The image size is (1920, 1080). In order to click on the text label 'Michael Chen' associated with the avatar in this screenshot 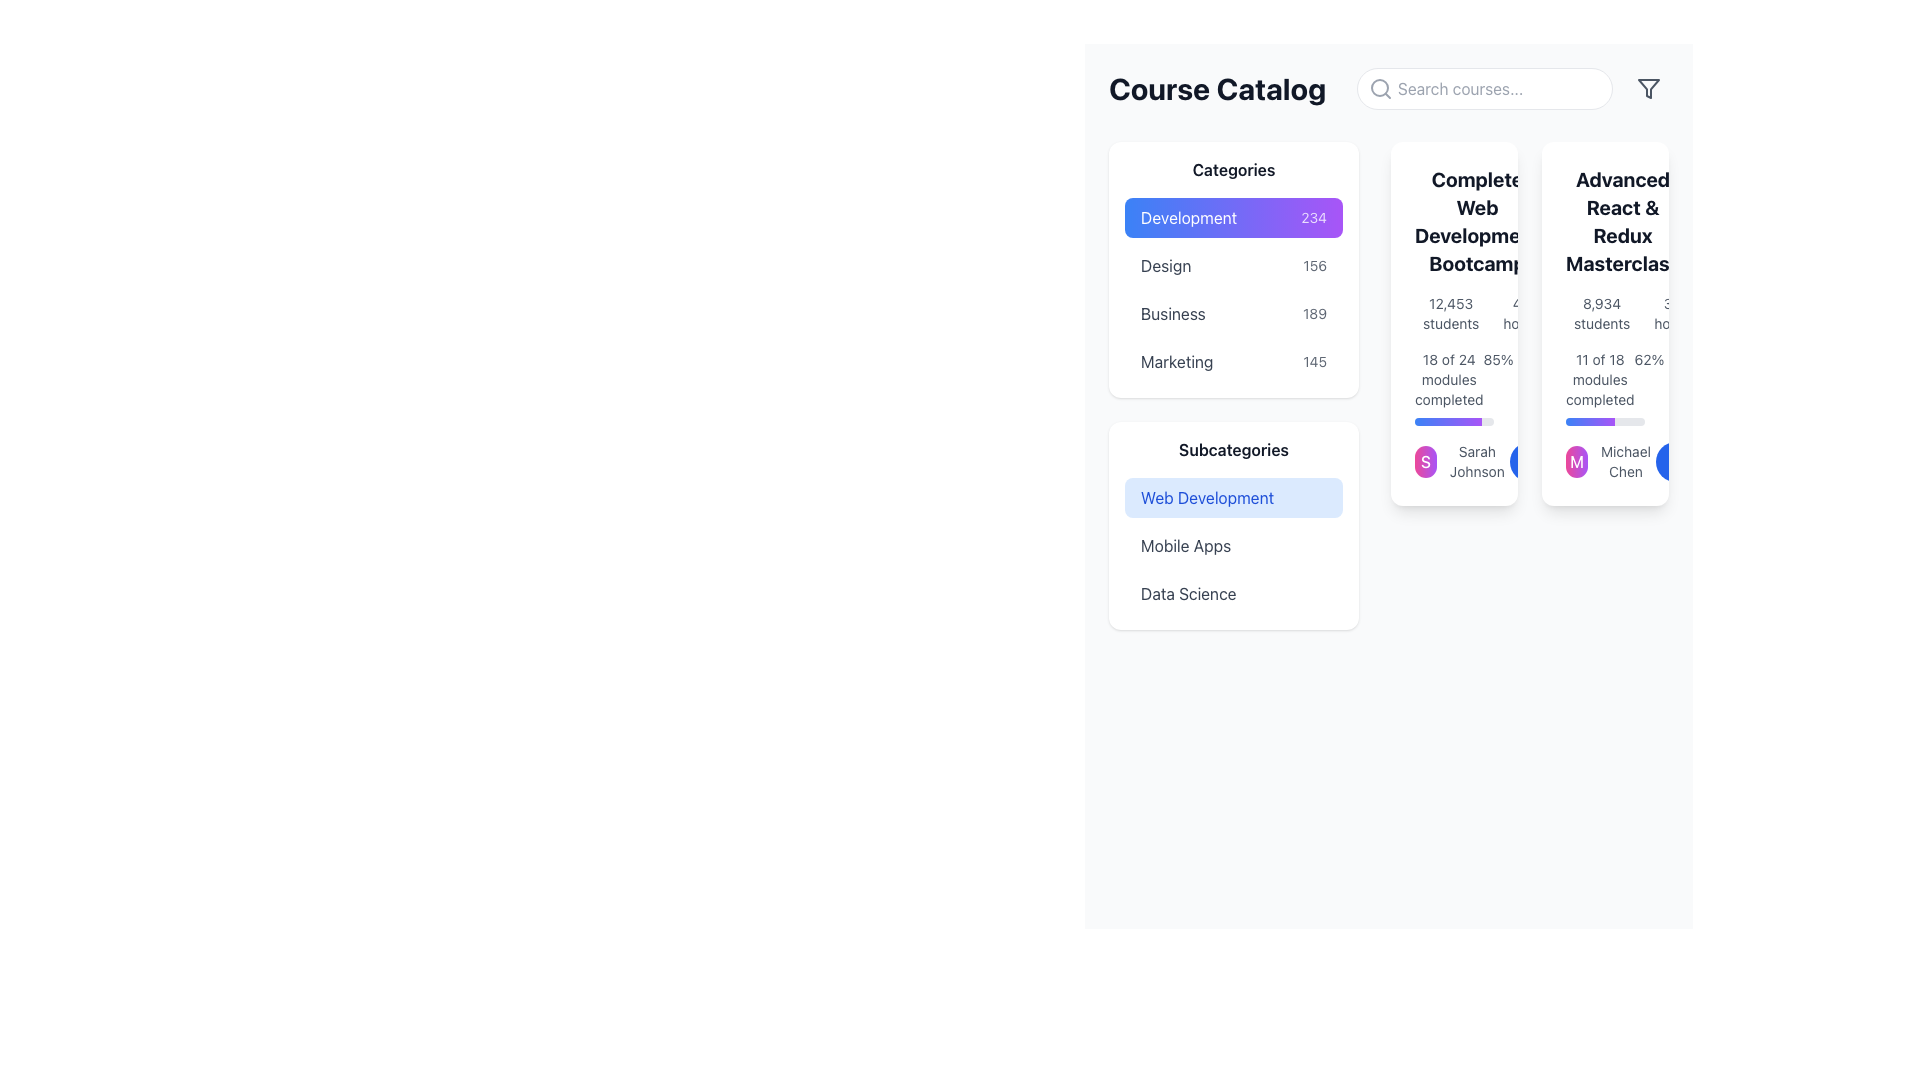, I will do `click(1611, 462)`.